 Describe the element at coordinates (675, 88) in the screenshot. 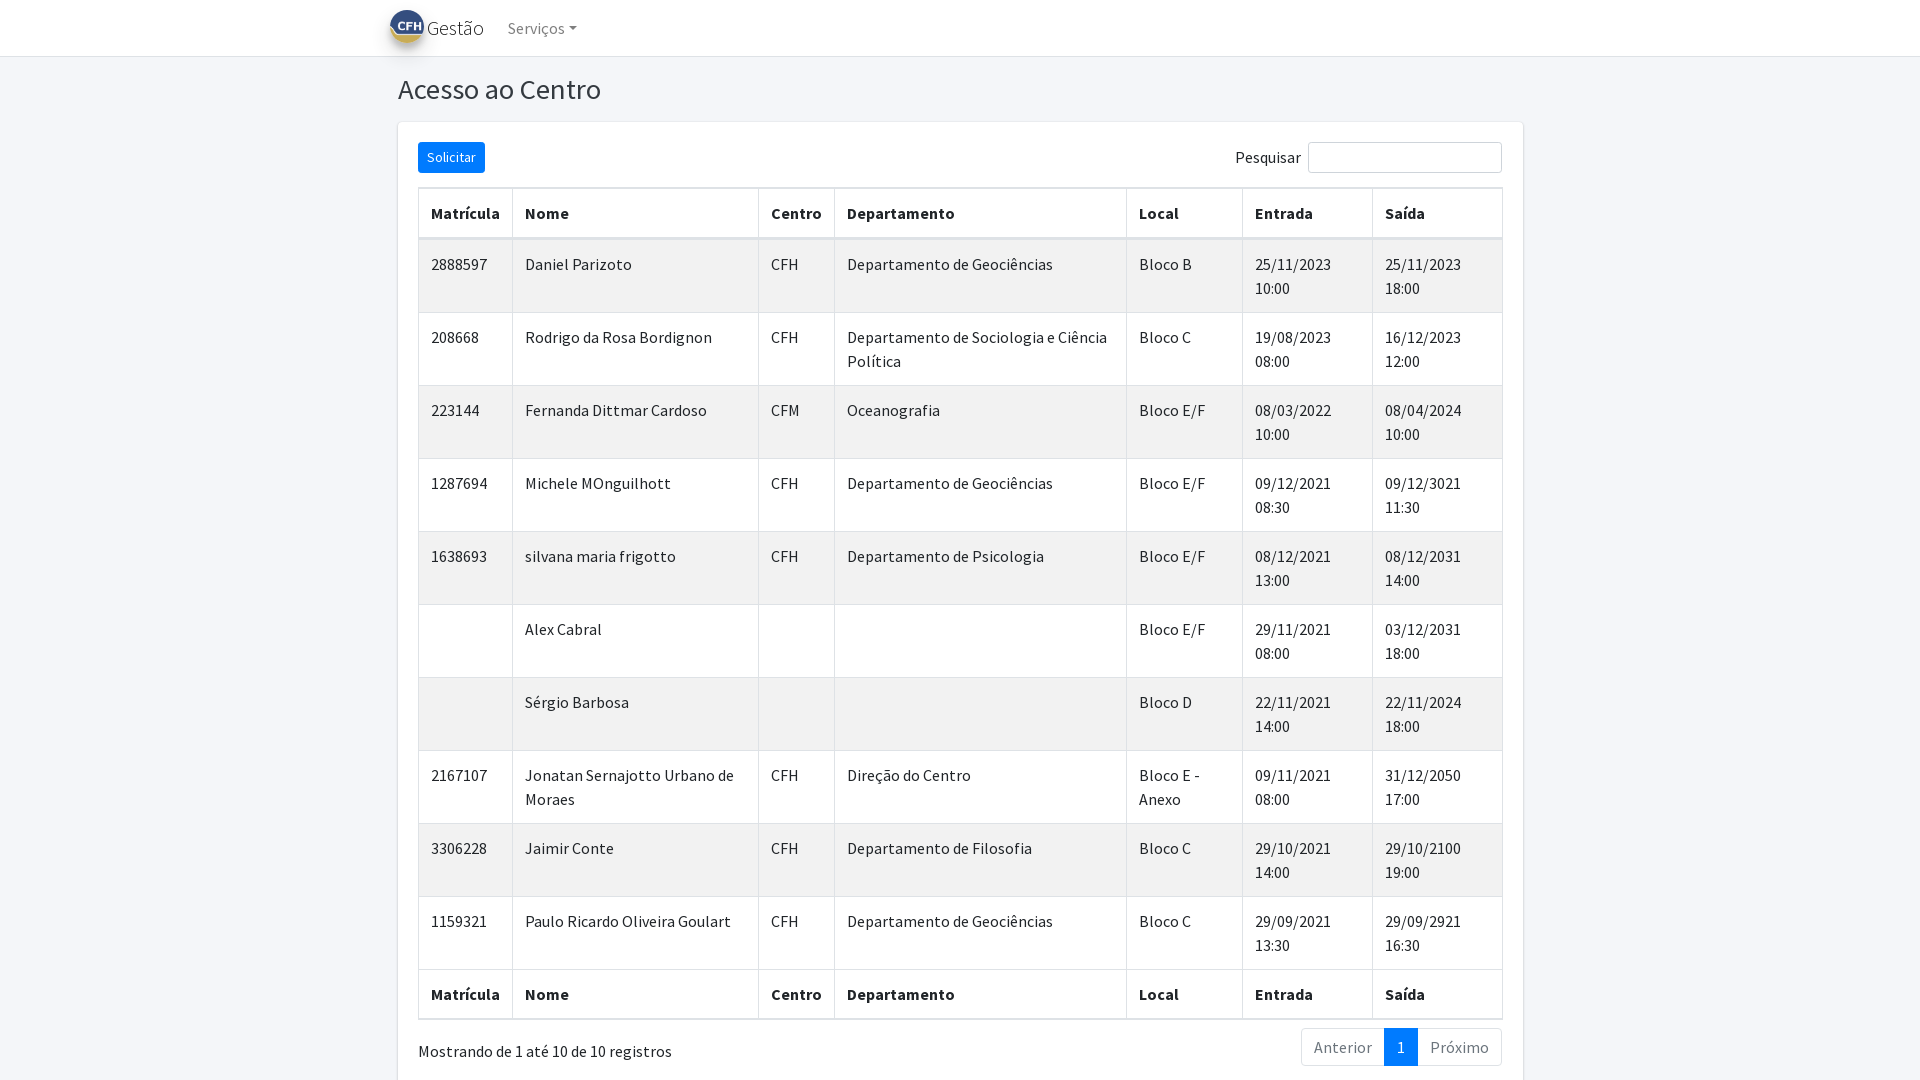

I see `'Acesso ao Centro'` at that location.